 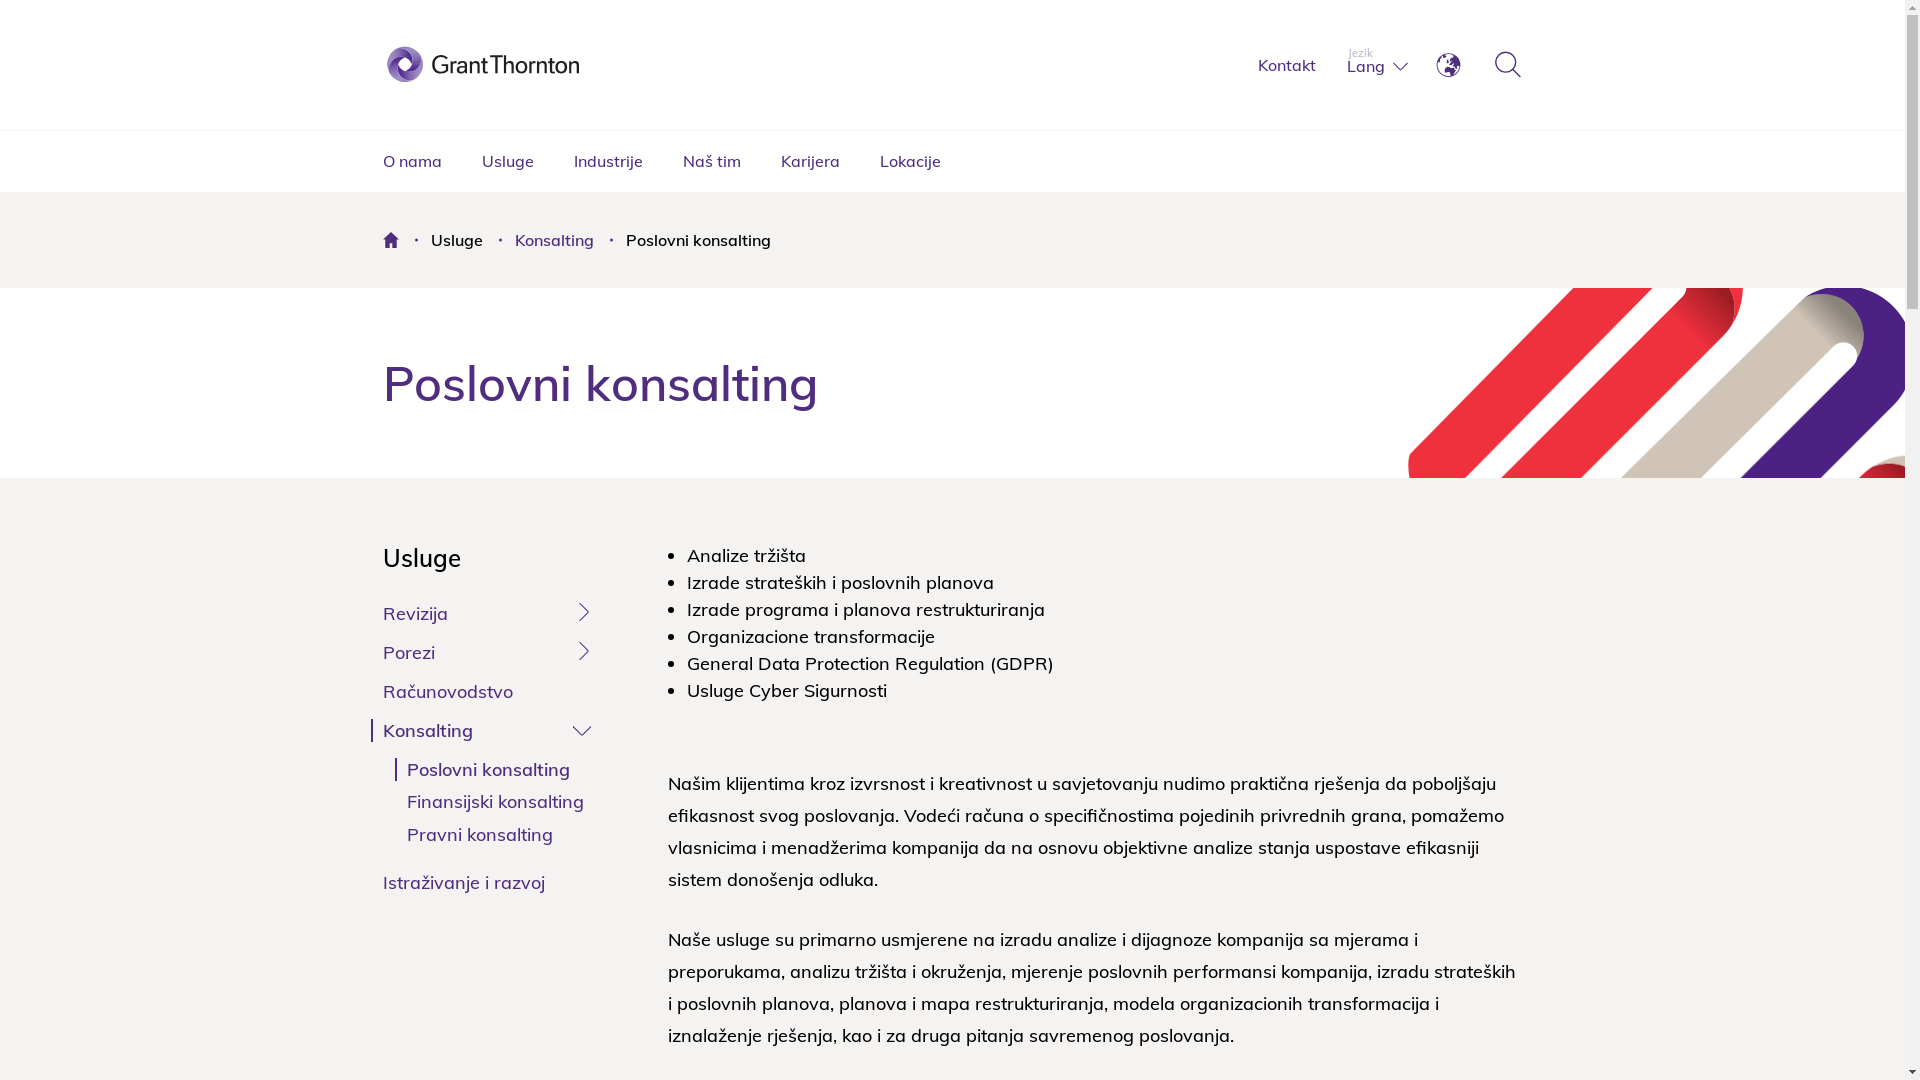 I want to click on 'Usluge', so click(x=508, y=160).